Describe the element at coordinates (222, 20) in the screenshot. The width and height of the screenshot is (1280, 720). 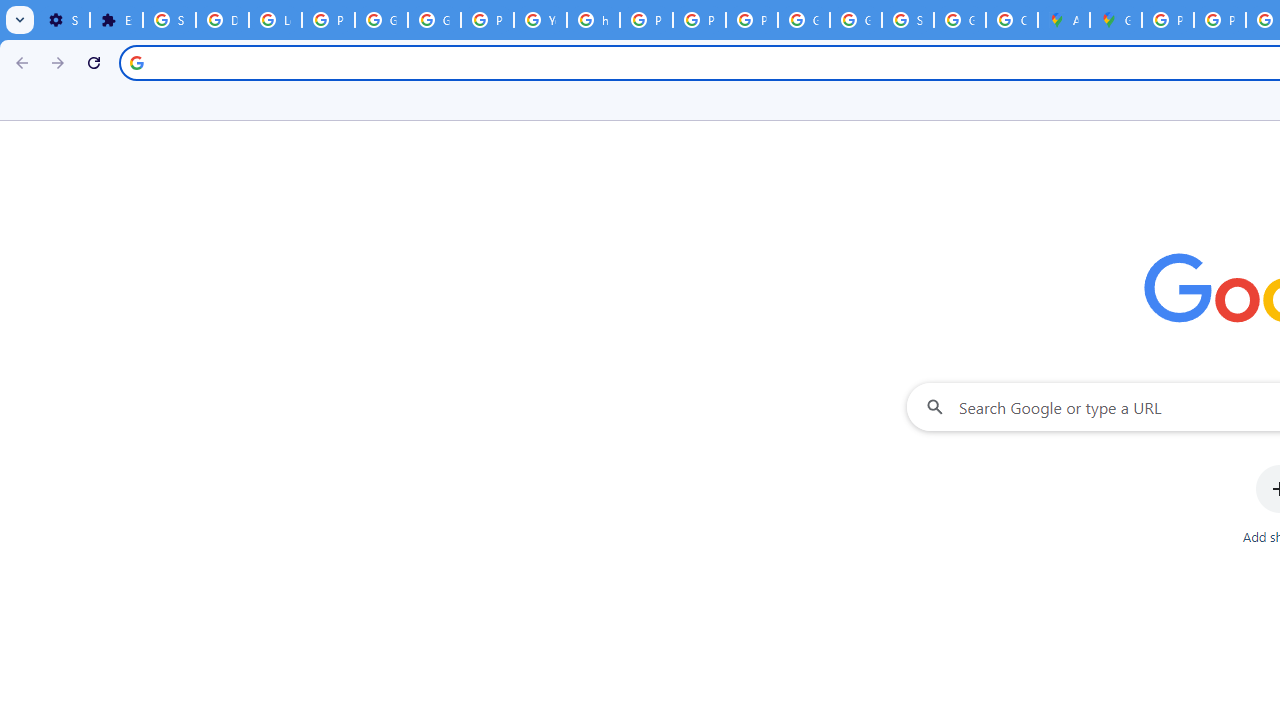
I see `'Delete photos & videos - Computer - Google Photos Help'` at that location.